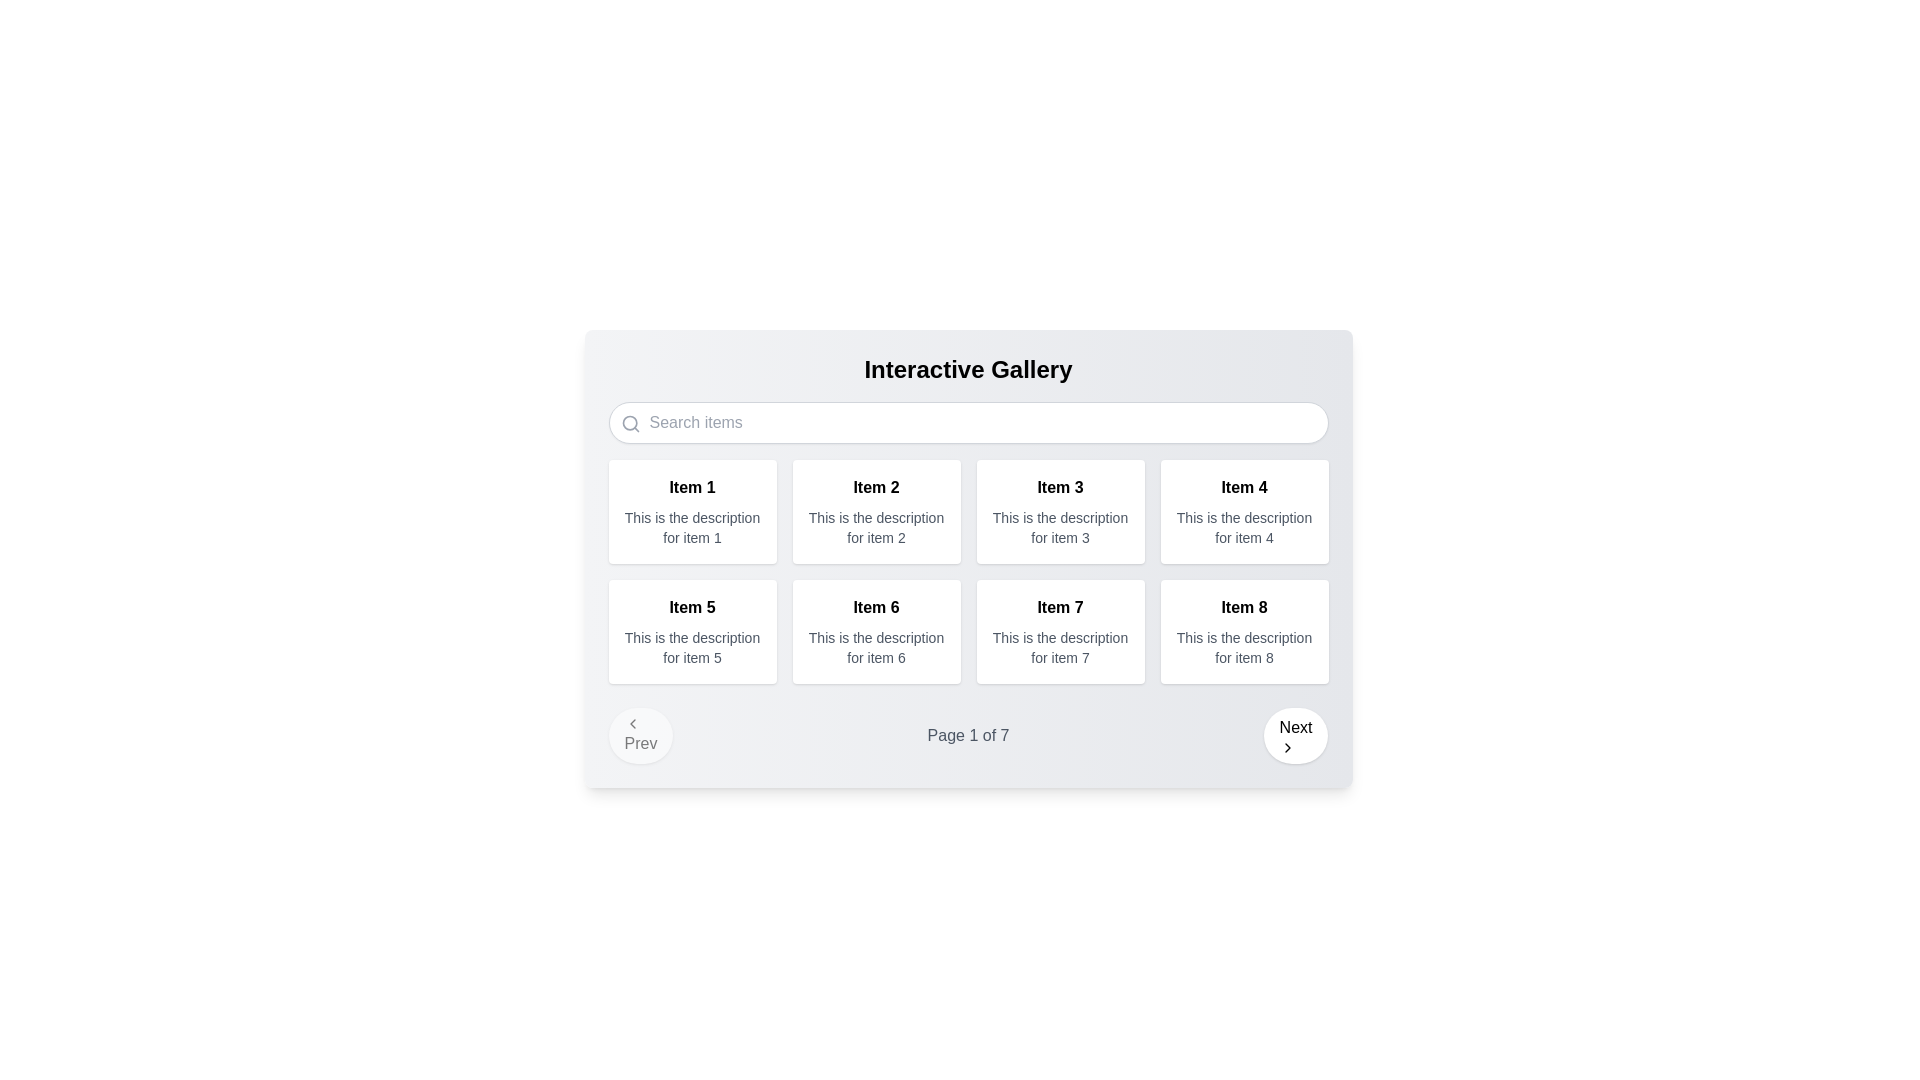 The height and width of the screenshot is (1080, 1920). What do you see at coordinates (876, 607) in the screenshot?
I see `the bold text label 'Item 6' located in the second column of the second row in the grid layout` at bounding box center [876, 607].